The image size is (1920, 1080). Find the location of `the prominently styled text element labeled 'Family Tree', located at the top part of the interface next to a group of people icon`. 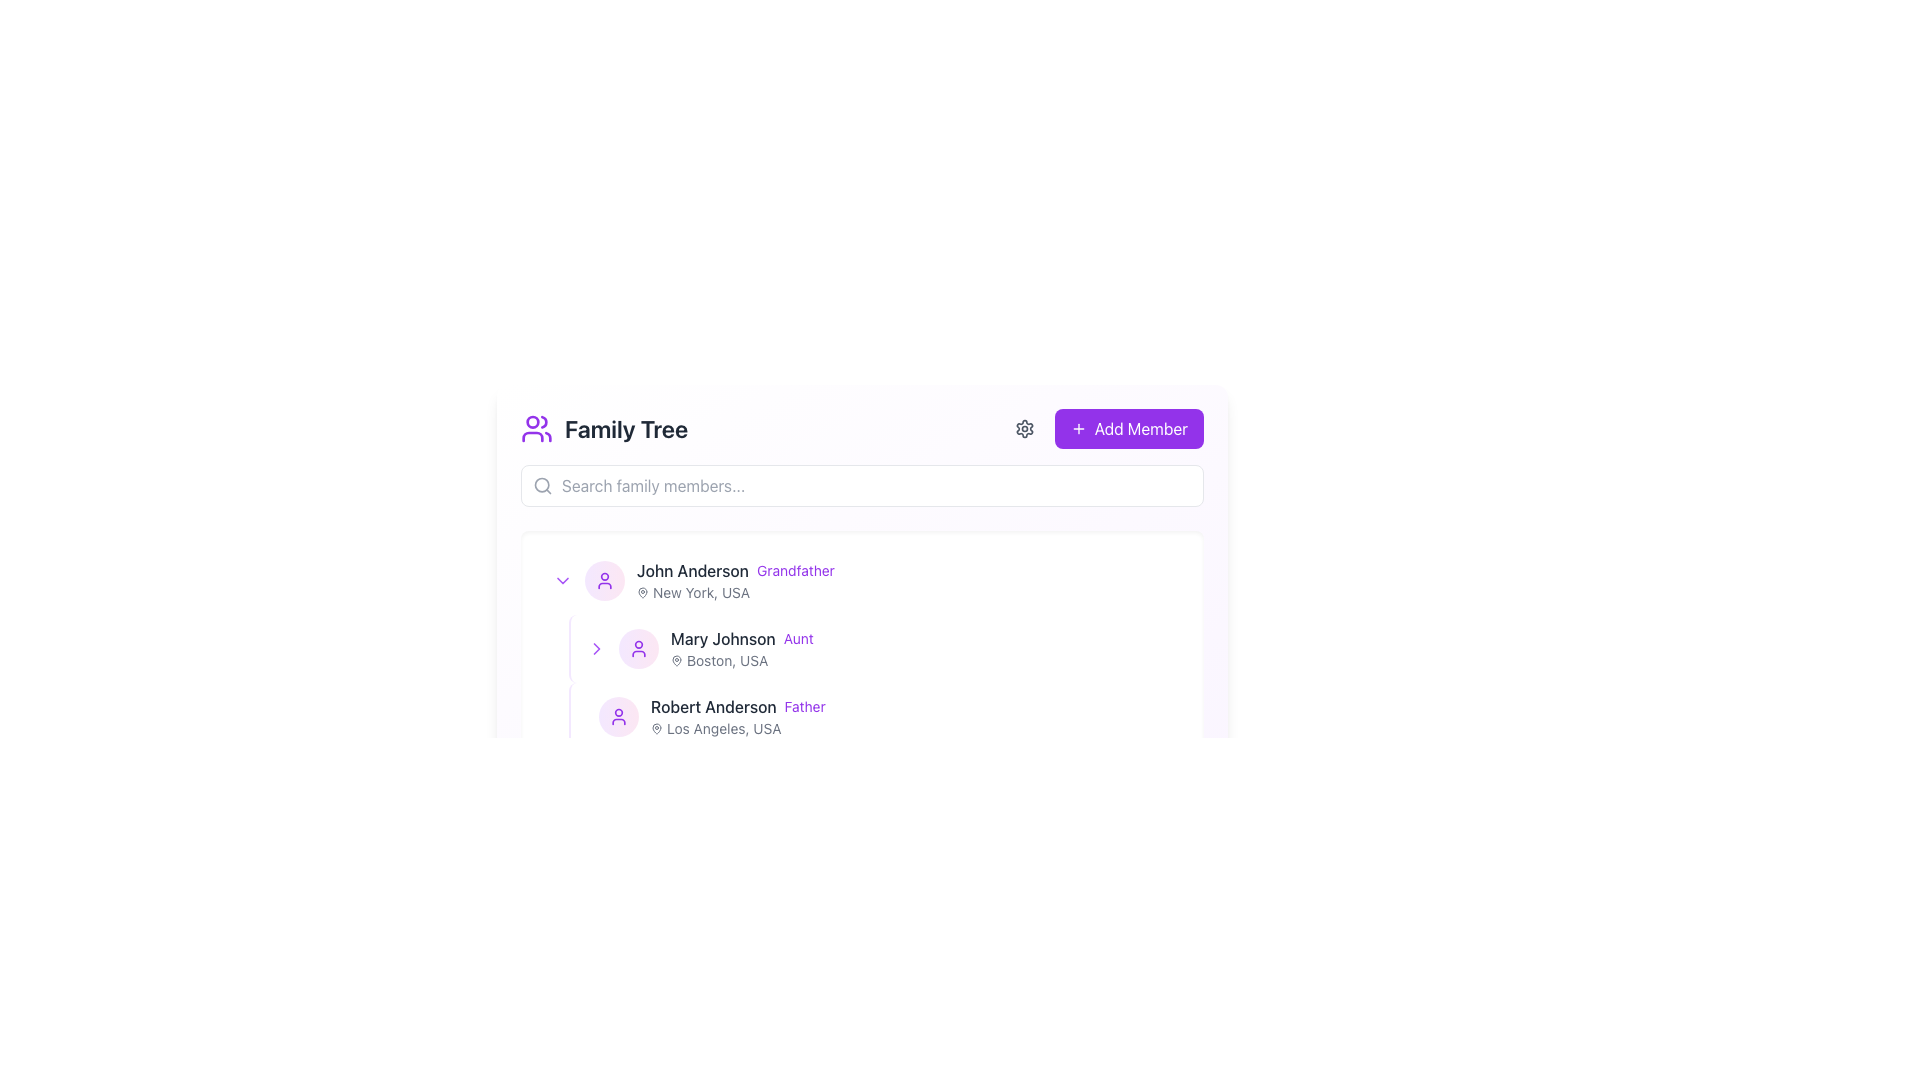

the prominently styled text element labeled 'Family Tree', located at the top part of the interface next to a group of people icon is located at coordinates (625, 427).